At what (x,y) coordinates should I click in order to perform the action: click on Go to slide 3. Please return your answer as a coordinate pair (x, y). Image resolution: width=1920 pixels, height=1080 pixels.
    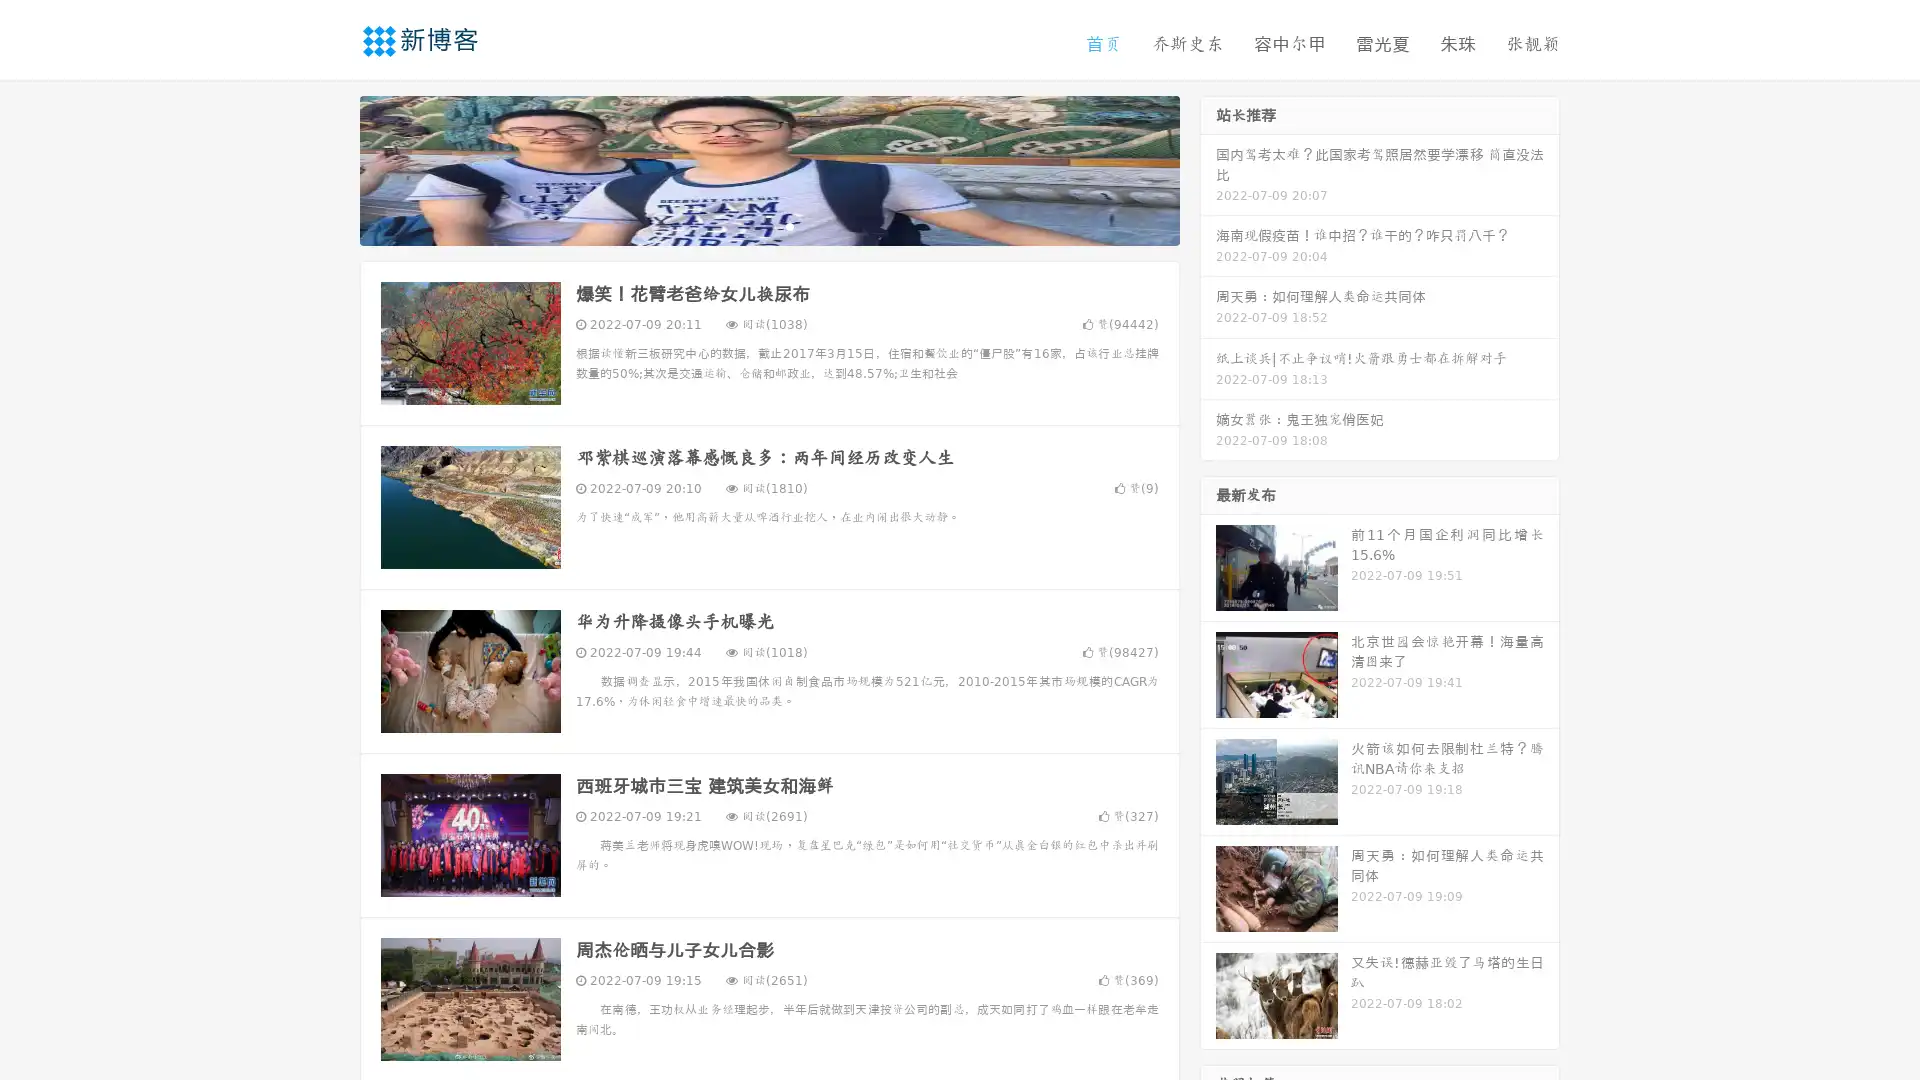
    Looking at the image, I should click on (789, 225).